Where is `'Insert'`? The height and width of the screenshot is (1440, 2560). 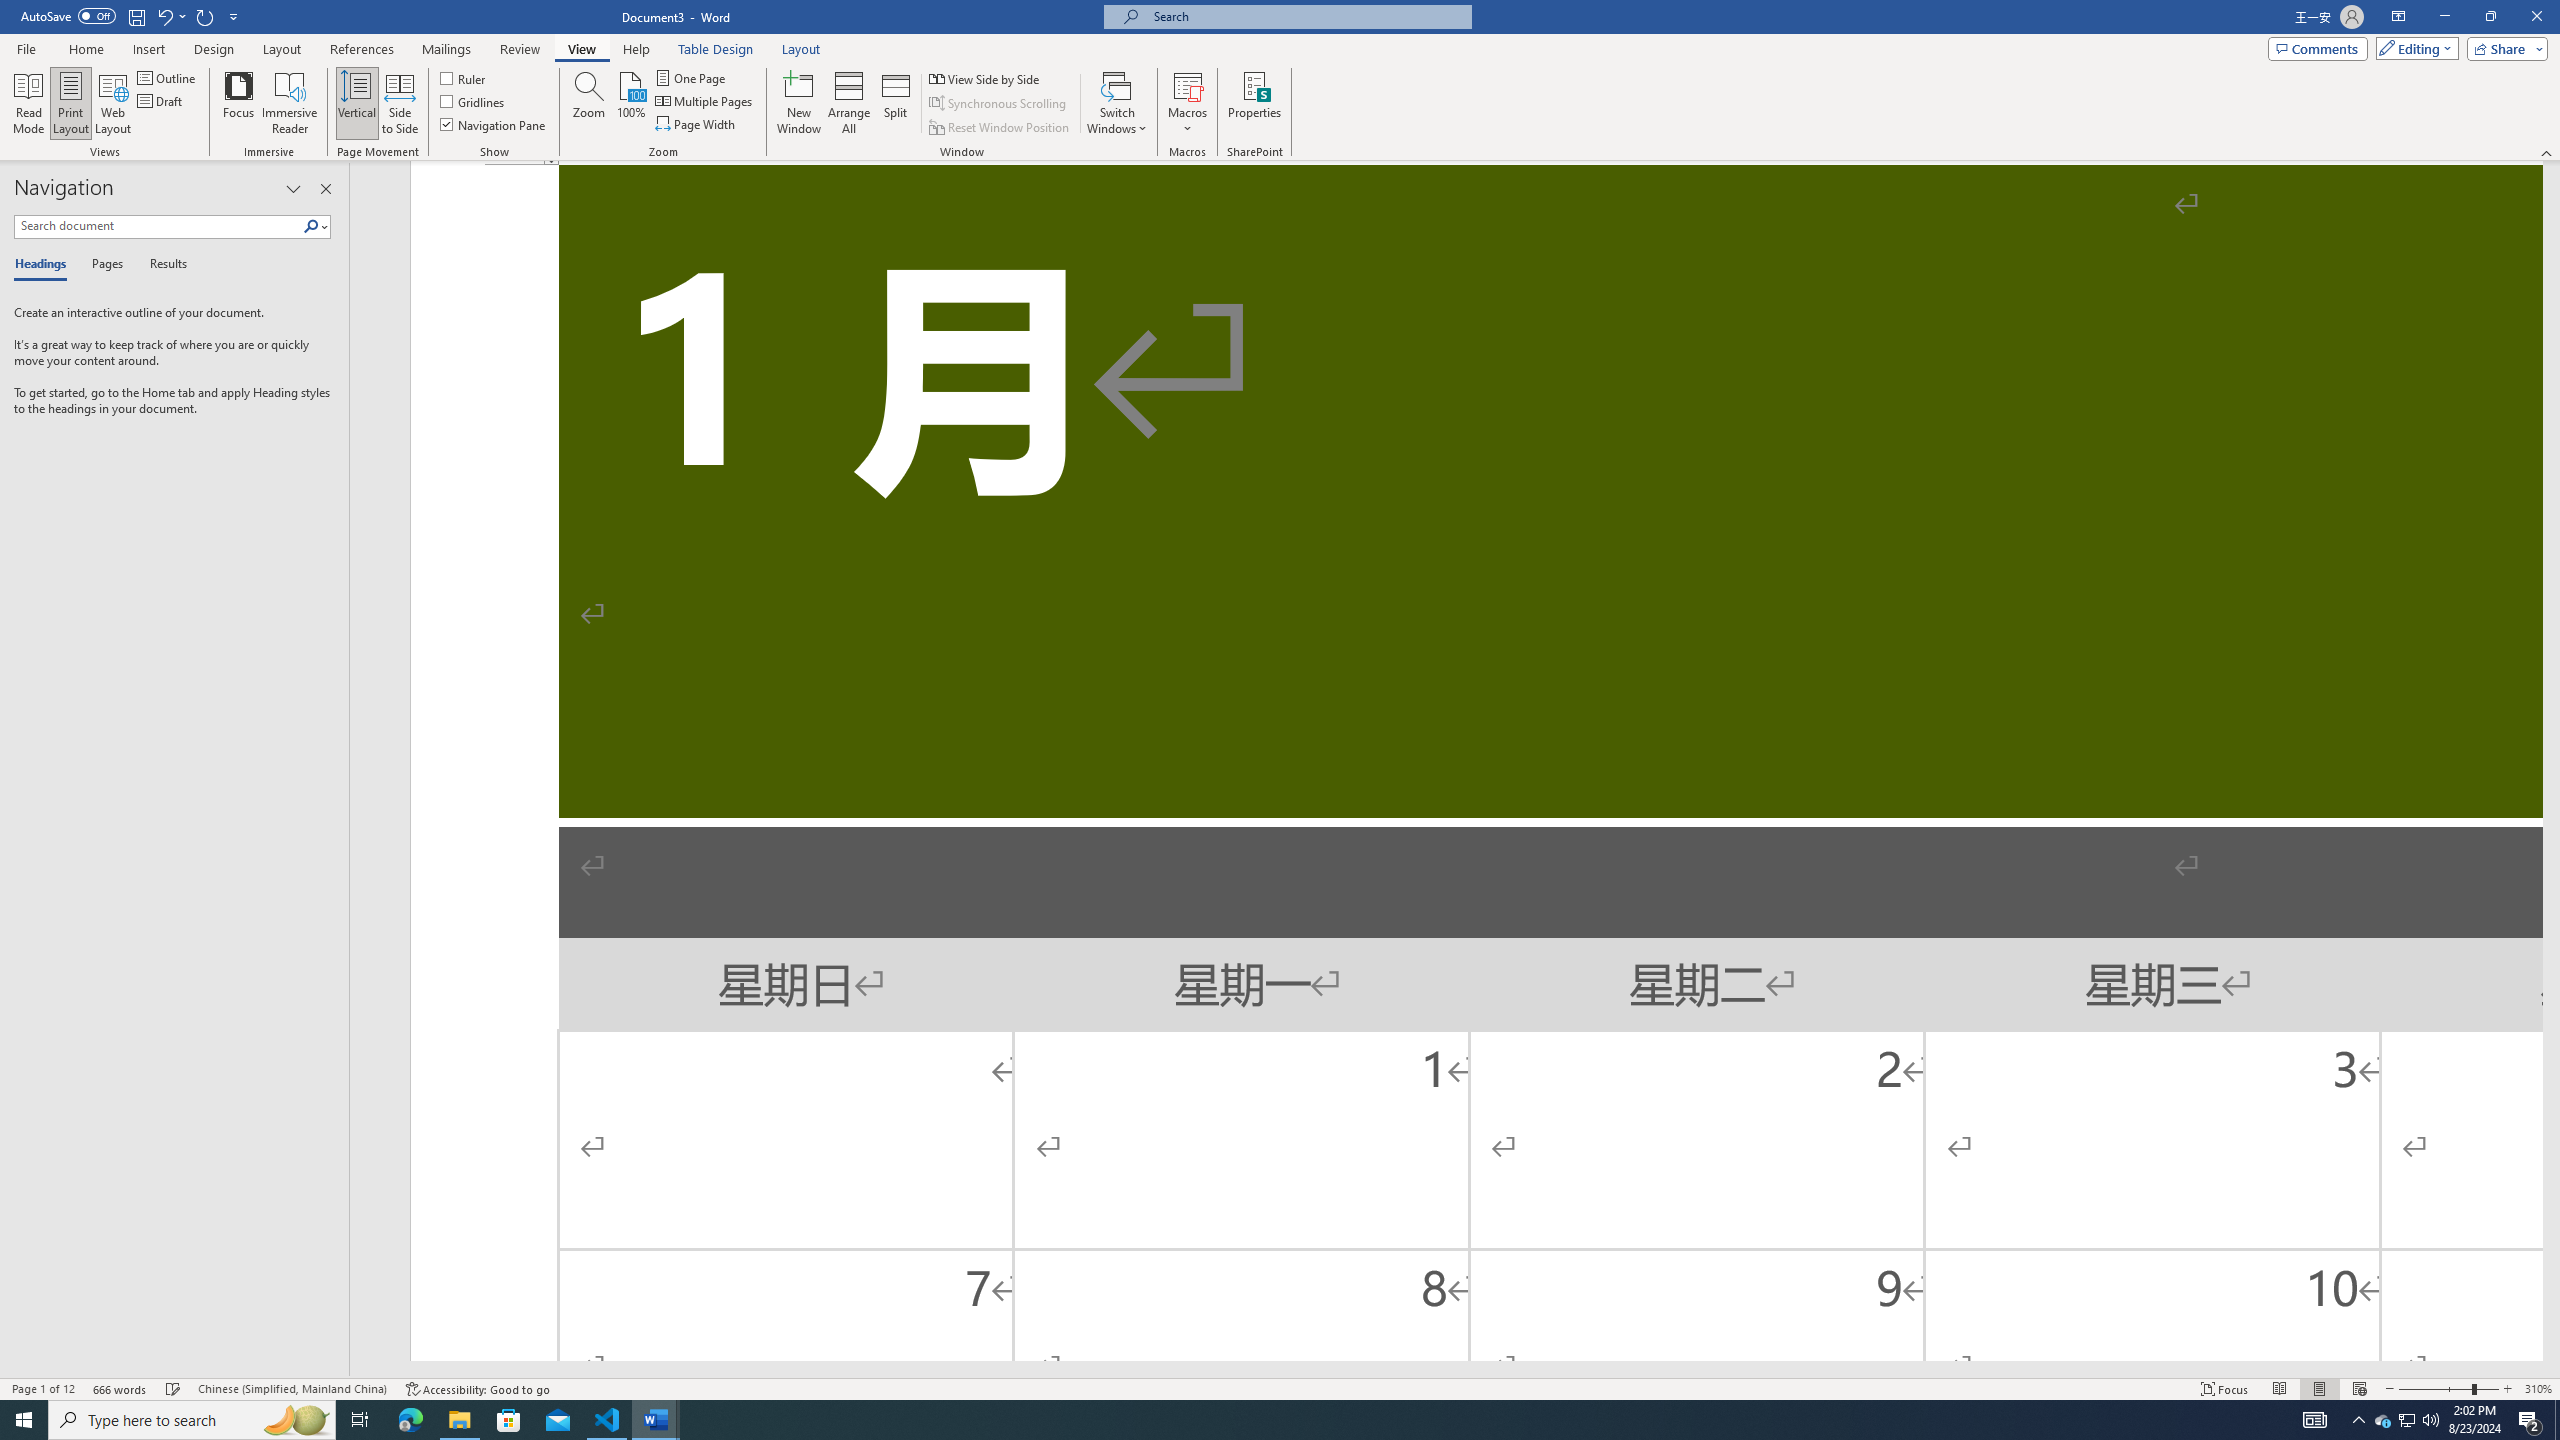 'Insert' is located at coordinates (147, 49).